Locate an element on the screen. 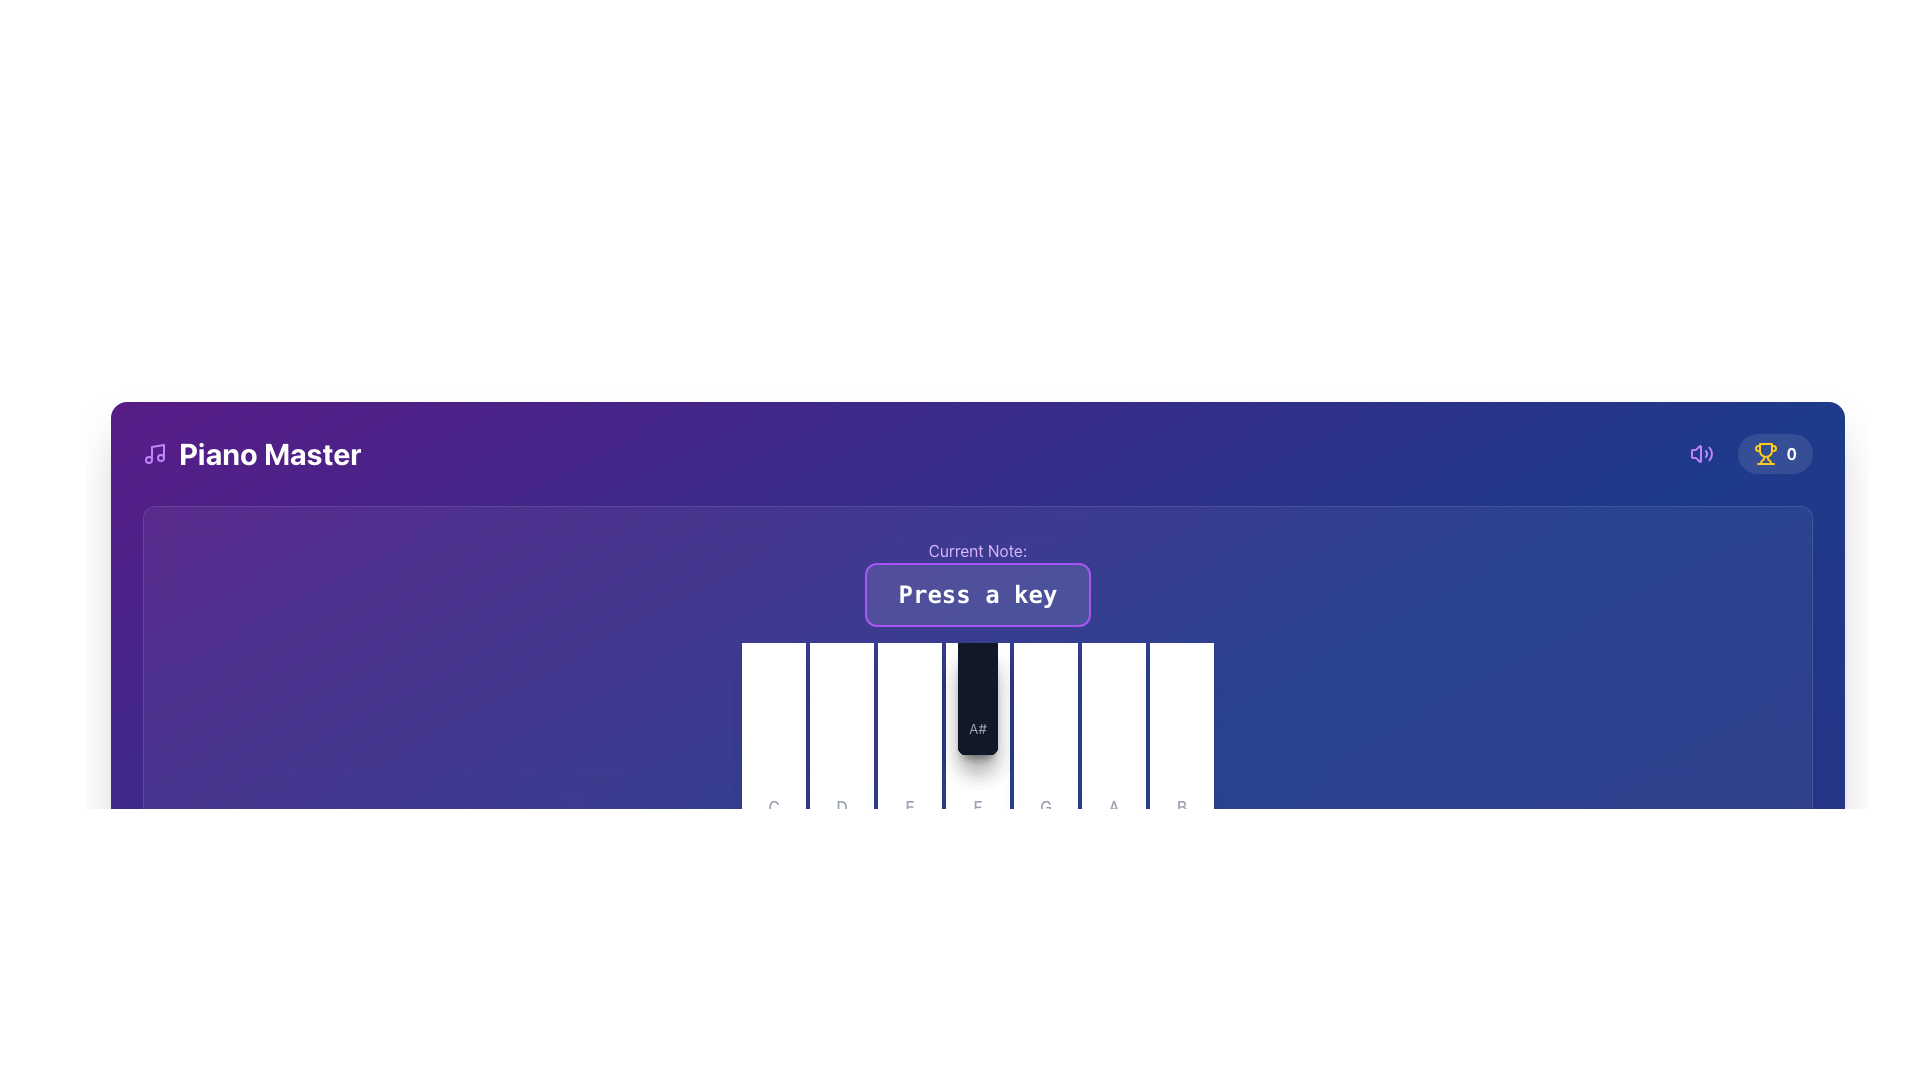 This screenshot has height=1080, width=1920. the purple musical note icon located to the left of the 'Piano Master' text in the header section is located at coordinates (153, 454).